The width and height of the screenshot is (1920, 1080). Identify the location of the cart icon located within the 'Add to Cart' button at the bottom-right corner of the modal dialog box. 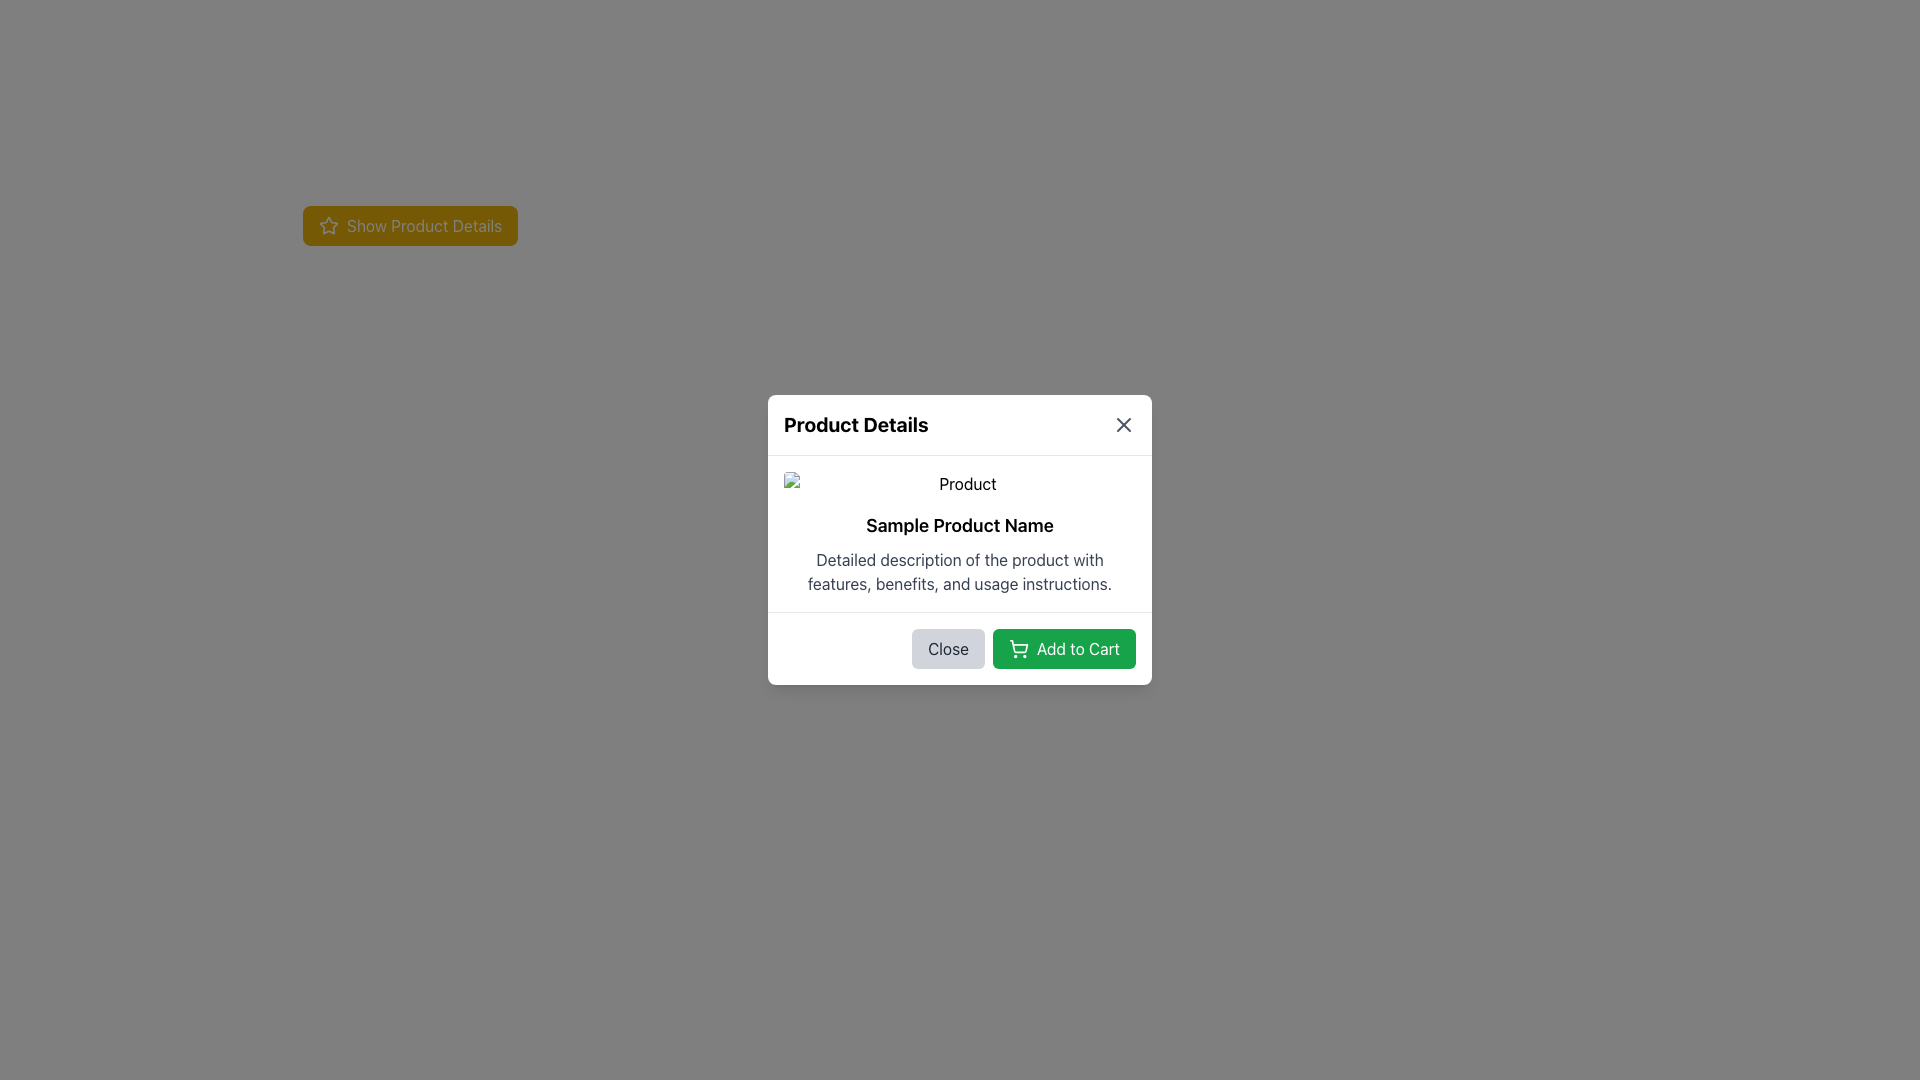
(1018, 646).